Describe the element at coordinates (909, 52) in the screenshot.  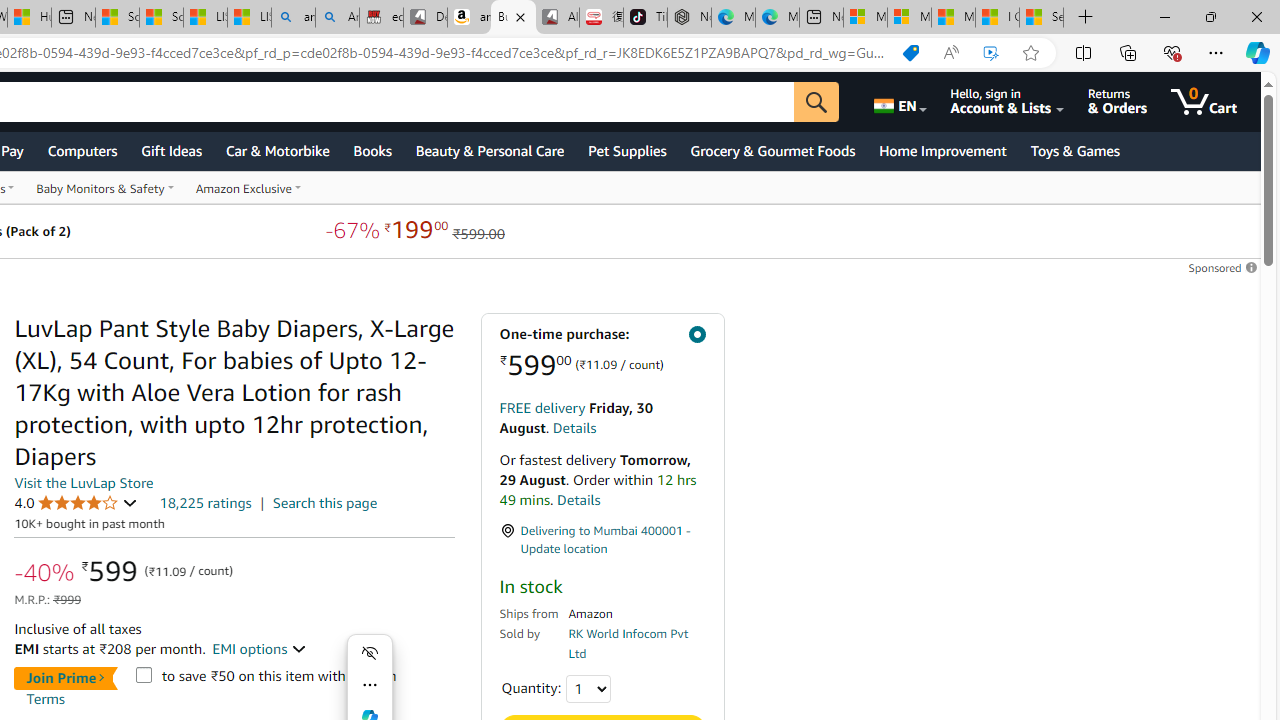
I see `'You have the best price!'` at that location.